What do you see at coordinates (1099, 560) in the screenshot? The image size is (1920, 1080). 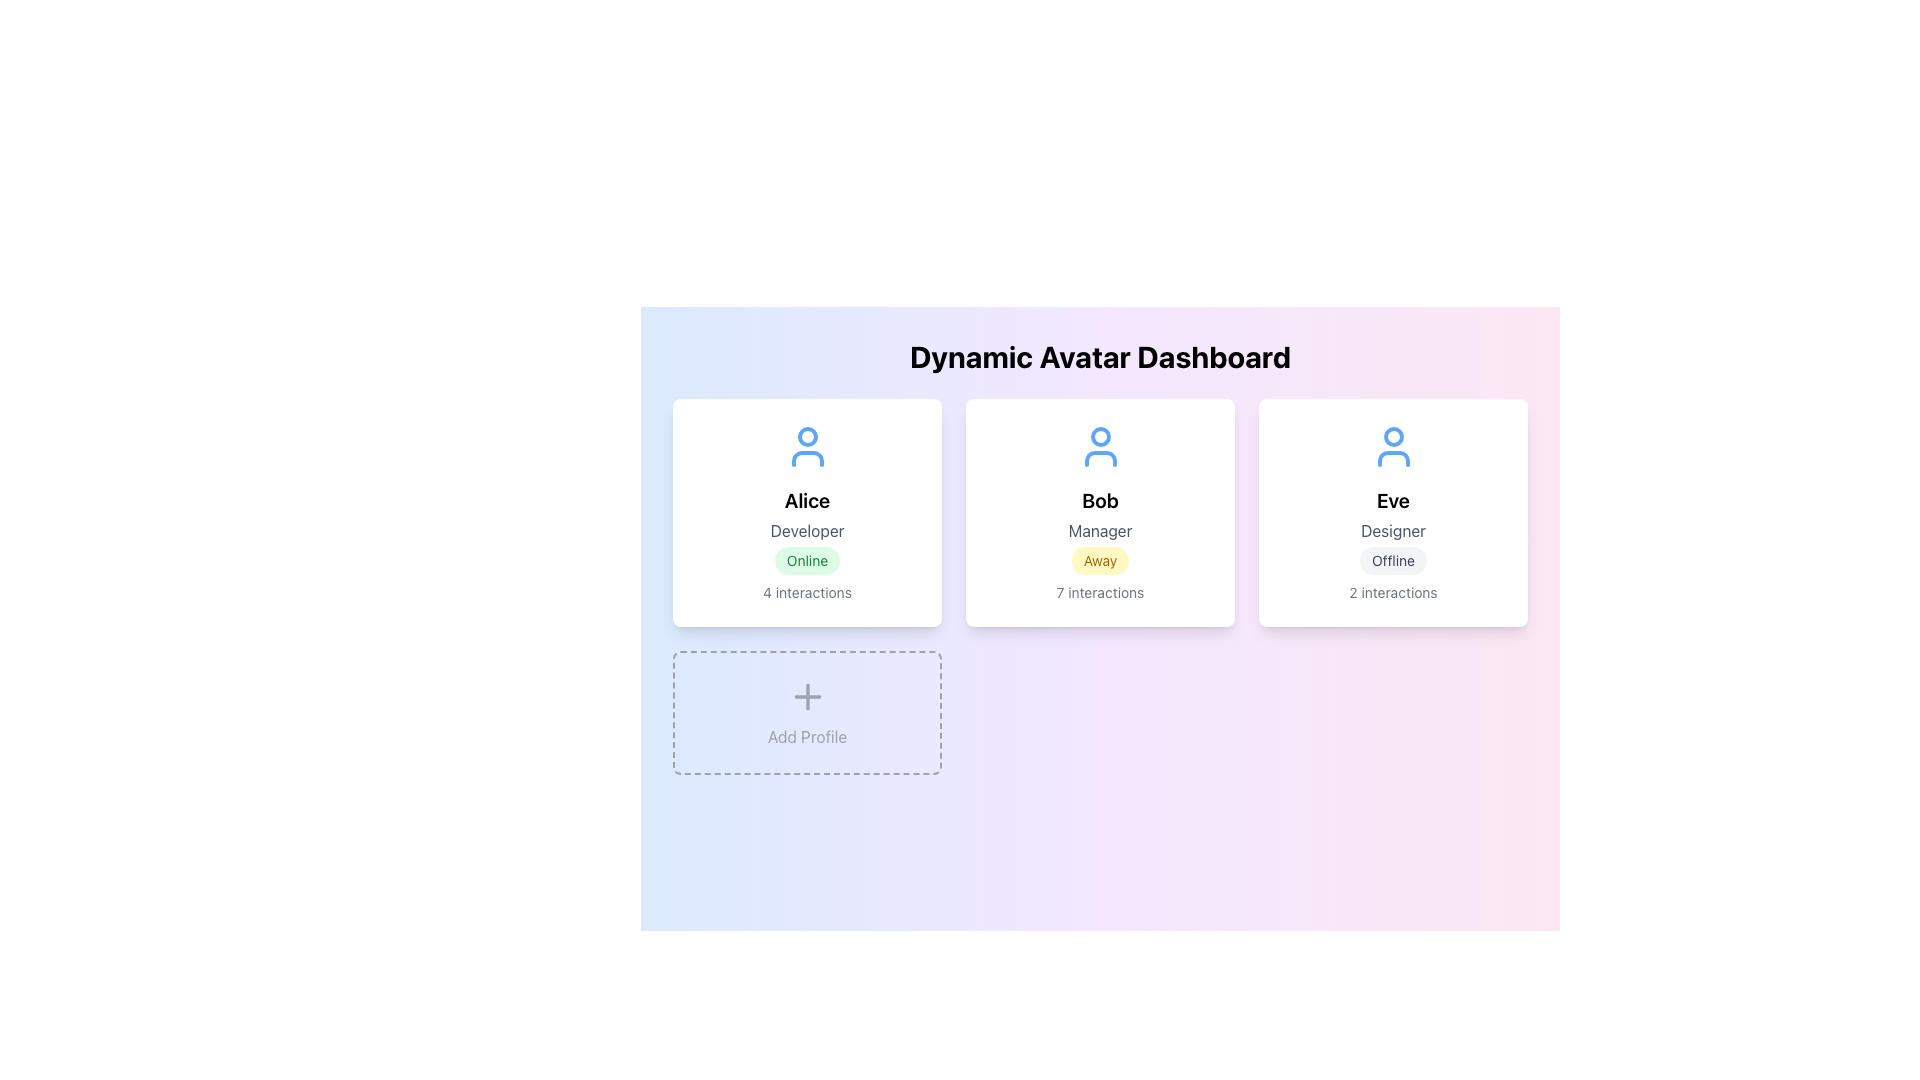 I see `status displayed on the Badge or Status Indicator for 'Bob', which indicates that he is currently away` at bounding box center [1099, 560].